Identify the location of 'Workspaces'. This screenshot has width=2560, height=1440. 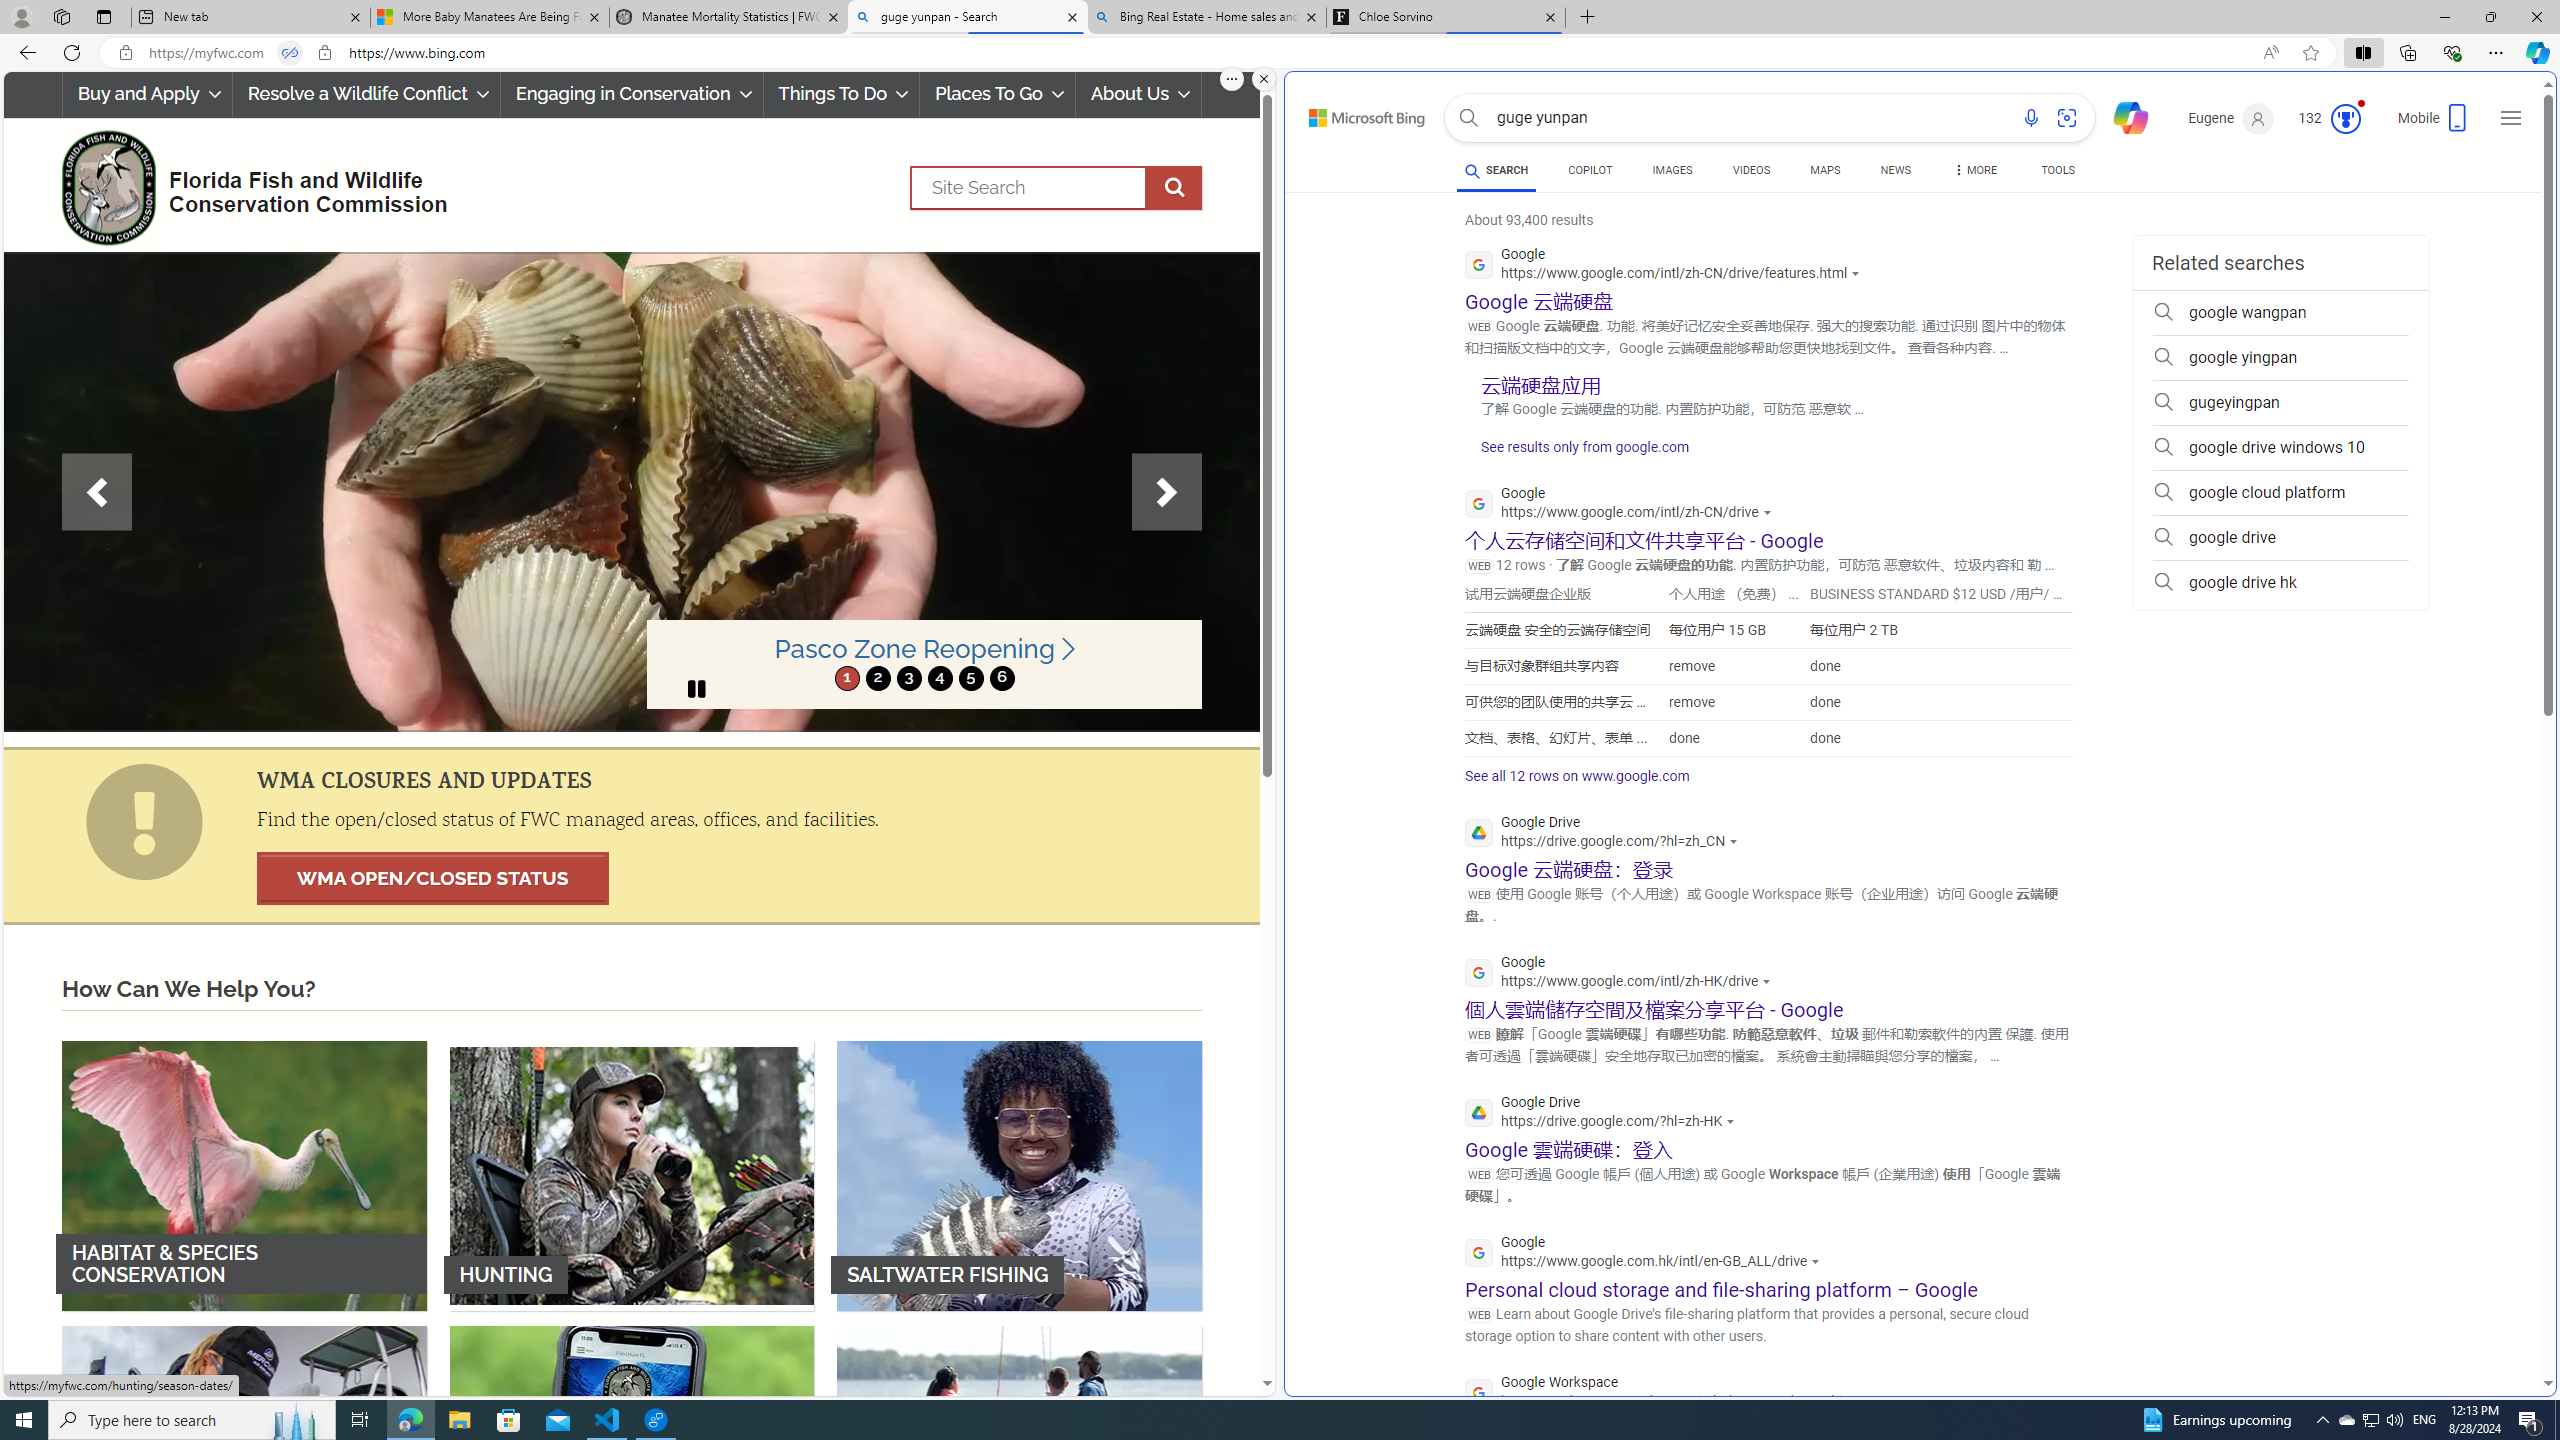
(61, 16).